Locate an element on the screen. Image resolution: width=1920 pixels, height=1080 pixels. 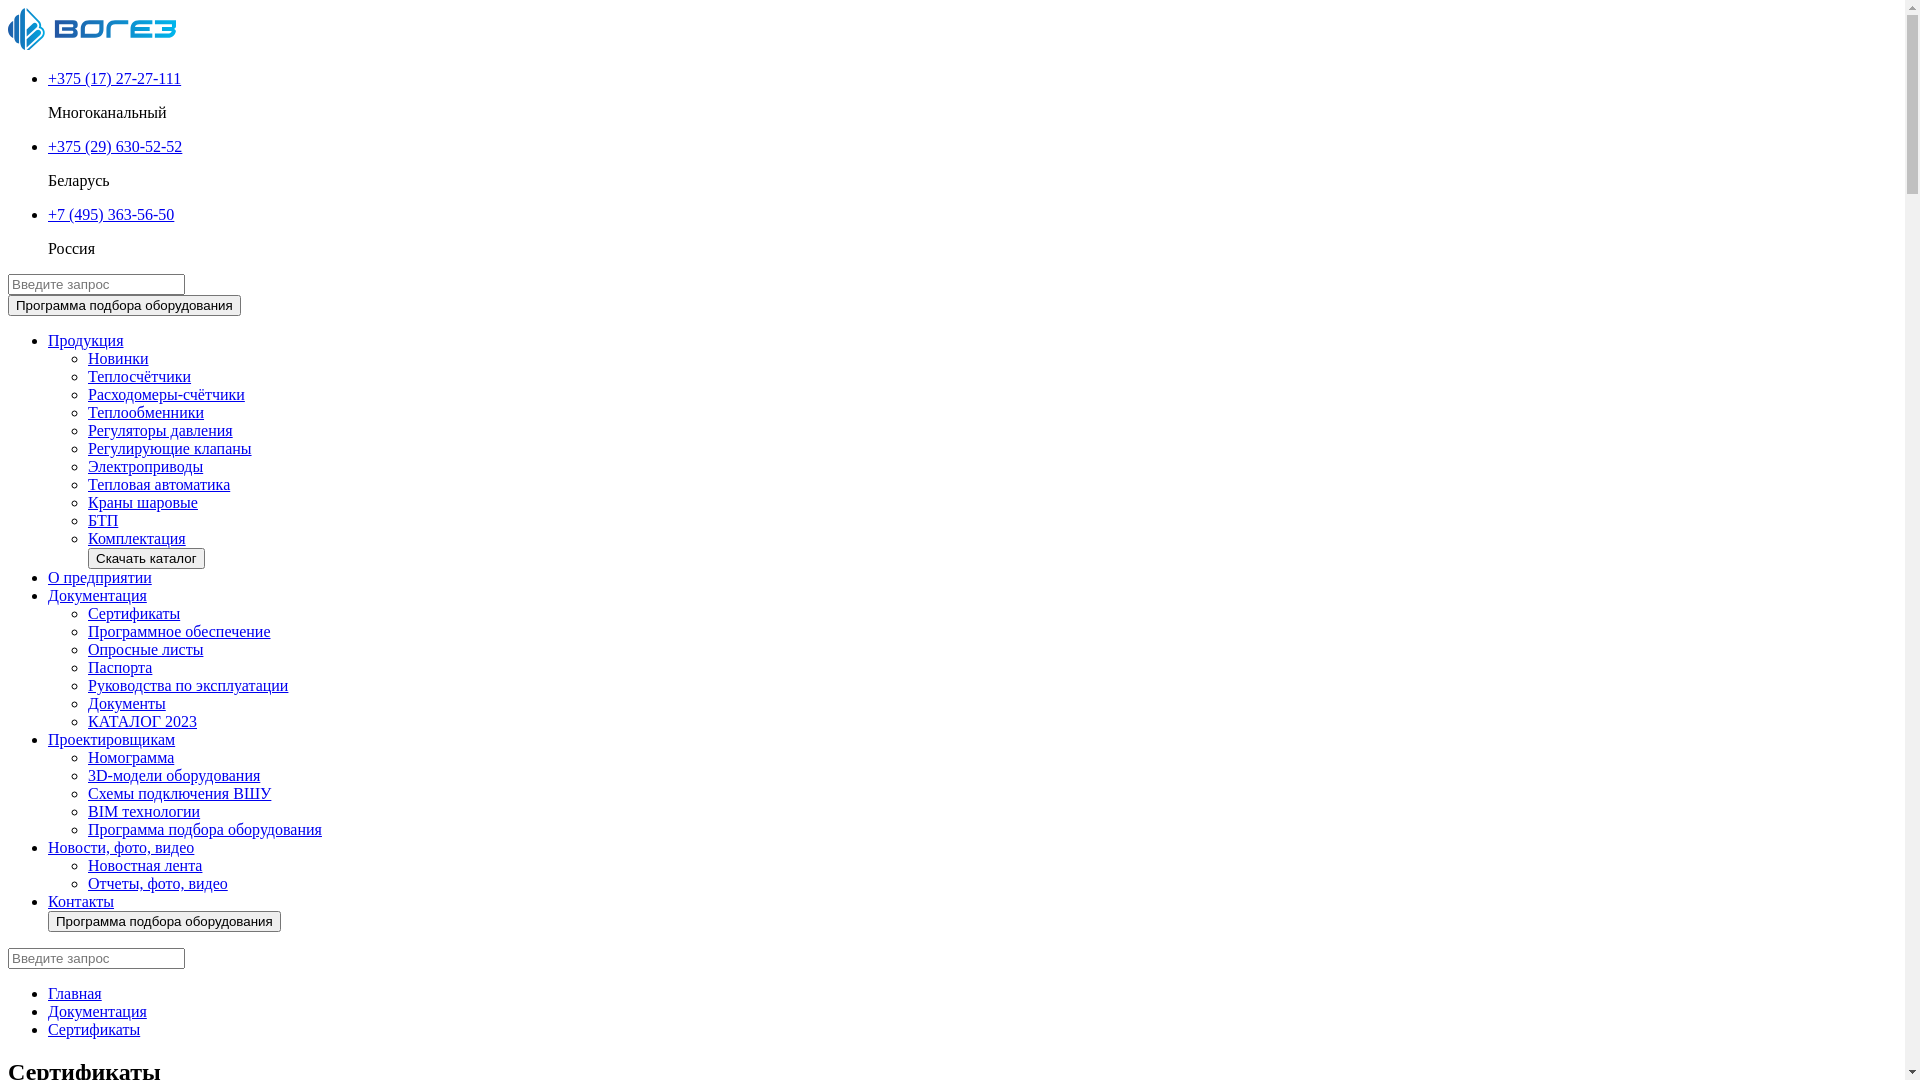
'+7 (495) 363-56-50' is located at coordinates (109, 214).